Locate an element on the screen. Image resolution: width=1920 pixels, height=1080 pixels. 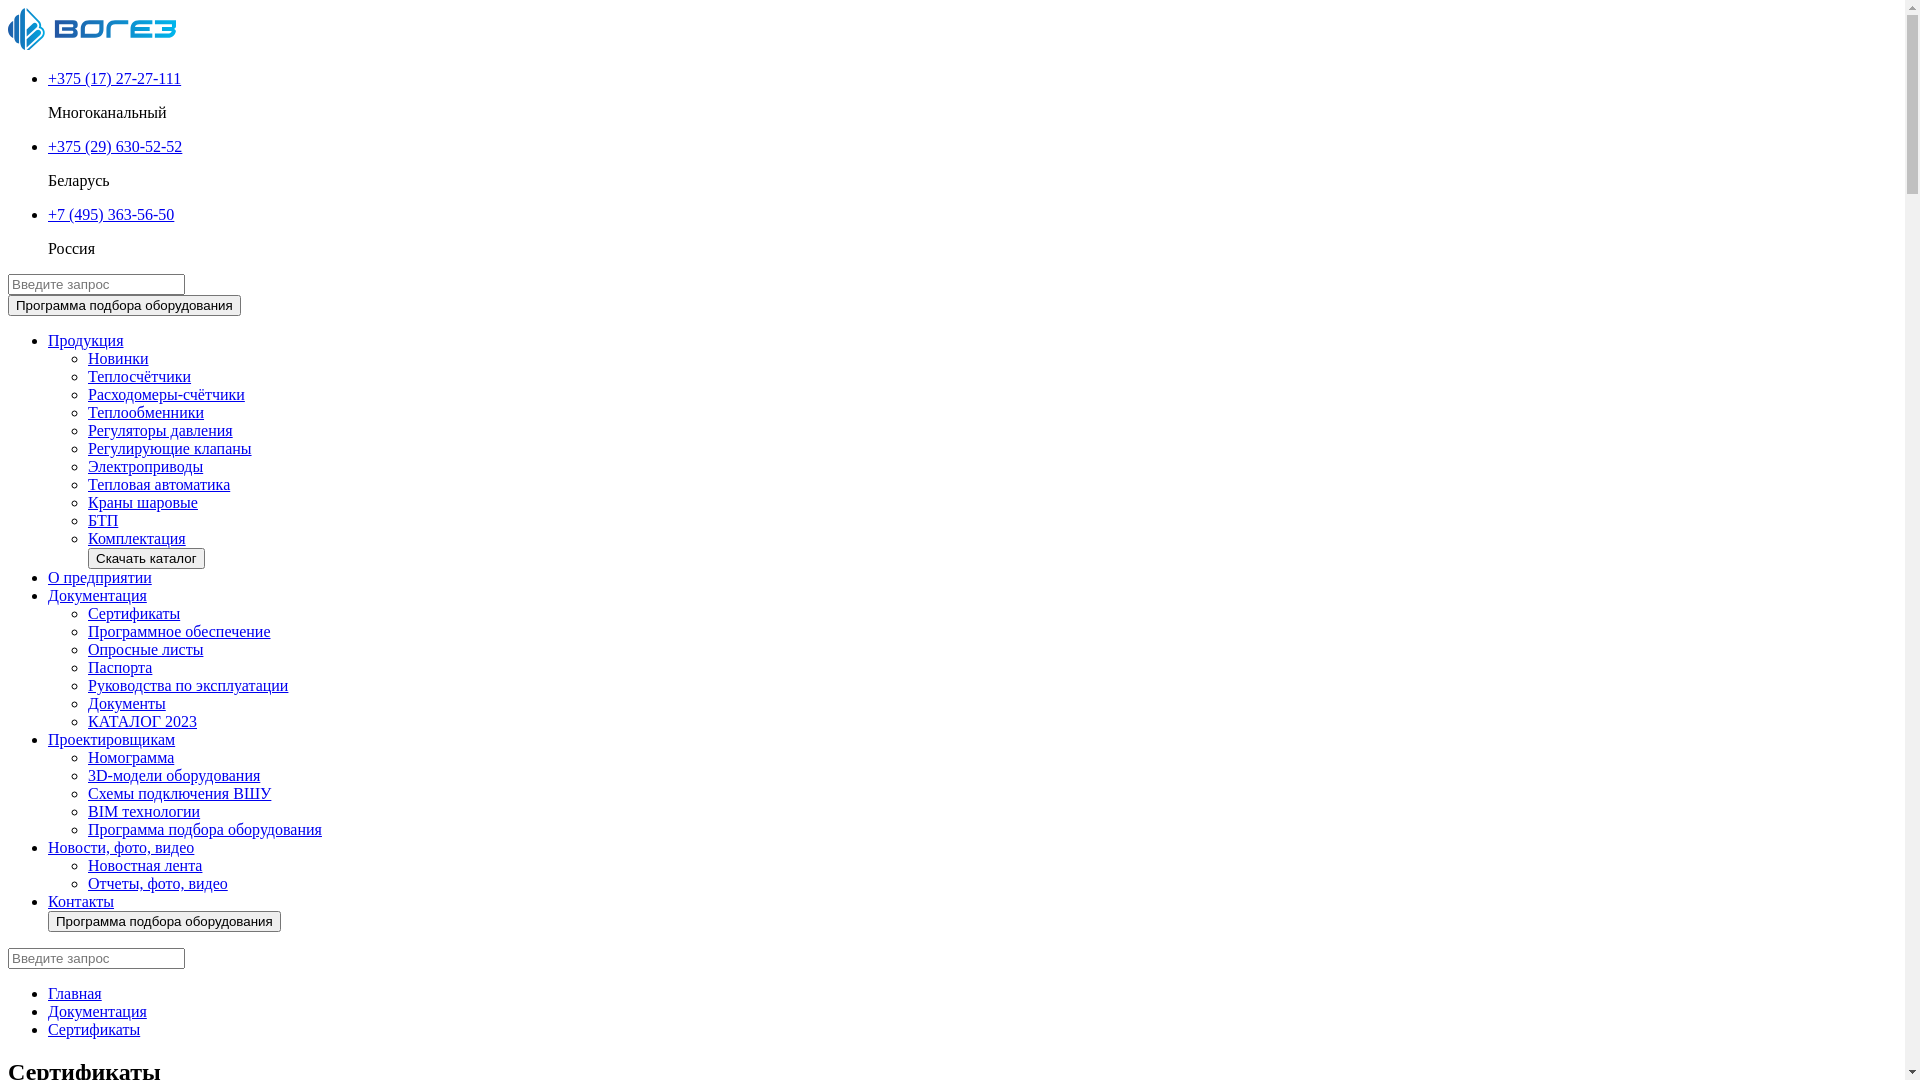
'+7 (495) 363-56-50' is located at coordinates (109, 214).